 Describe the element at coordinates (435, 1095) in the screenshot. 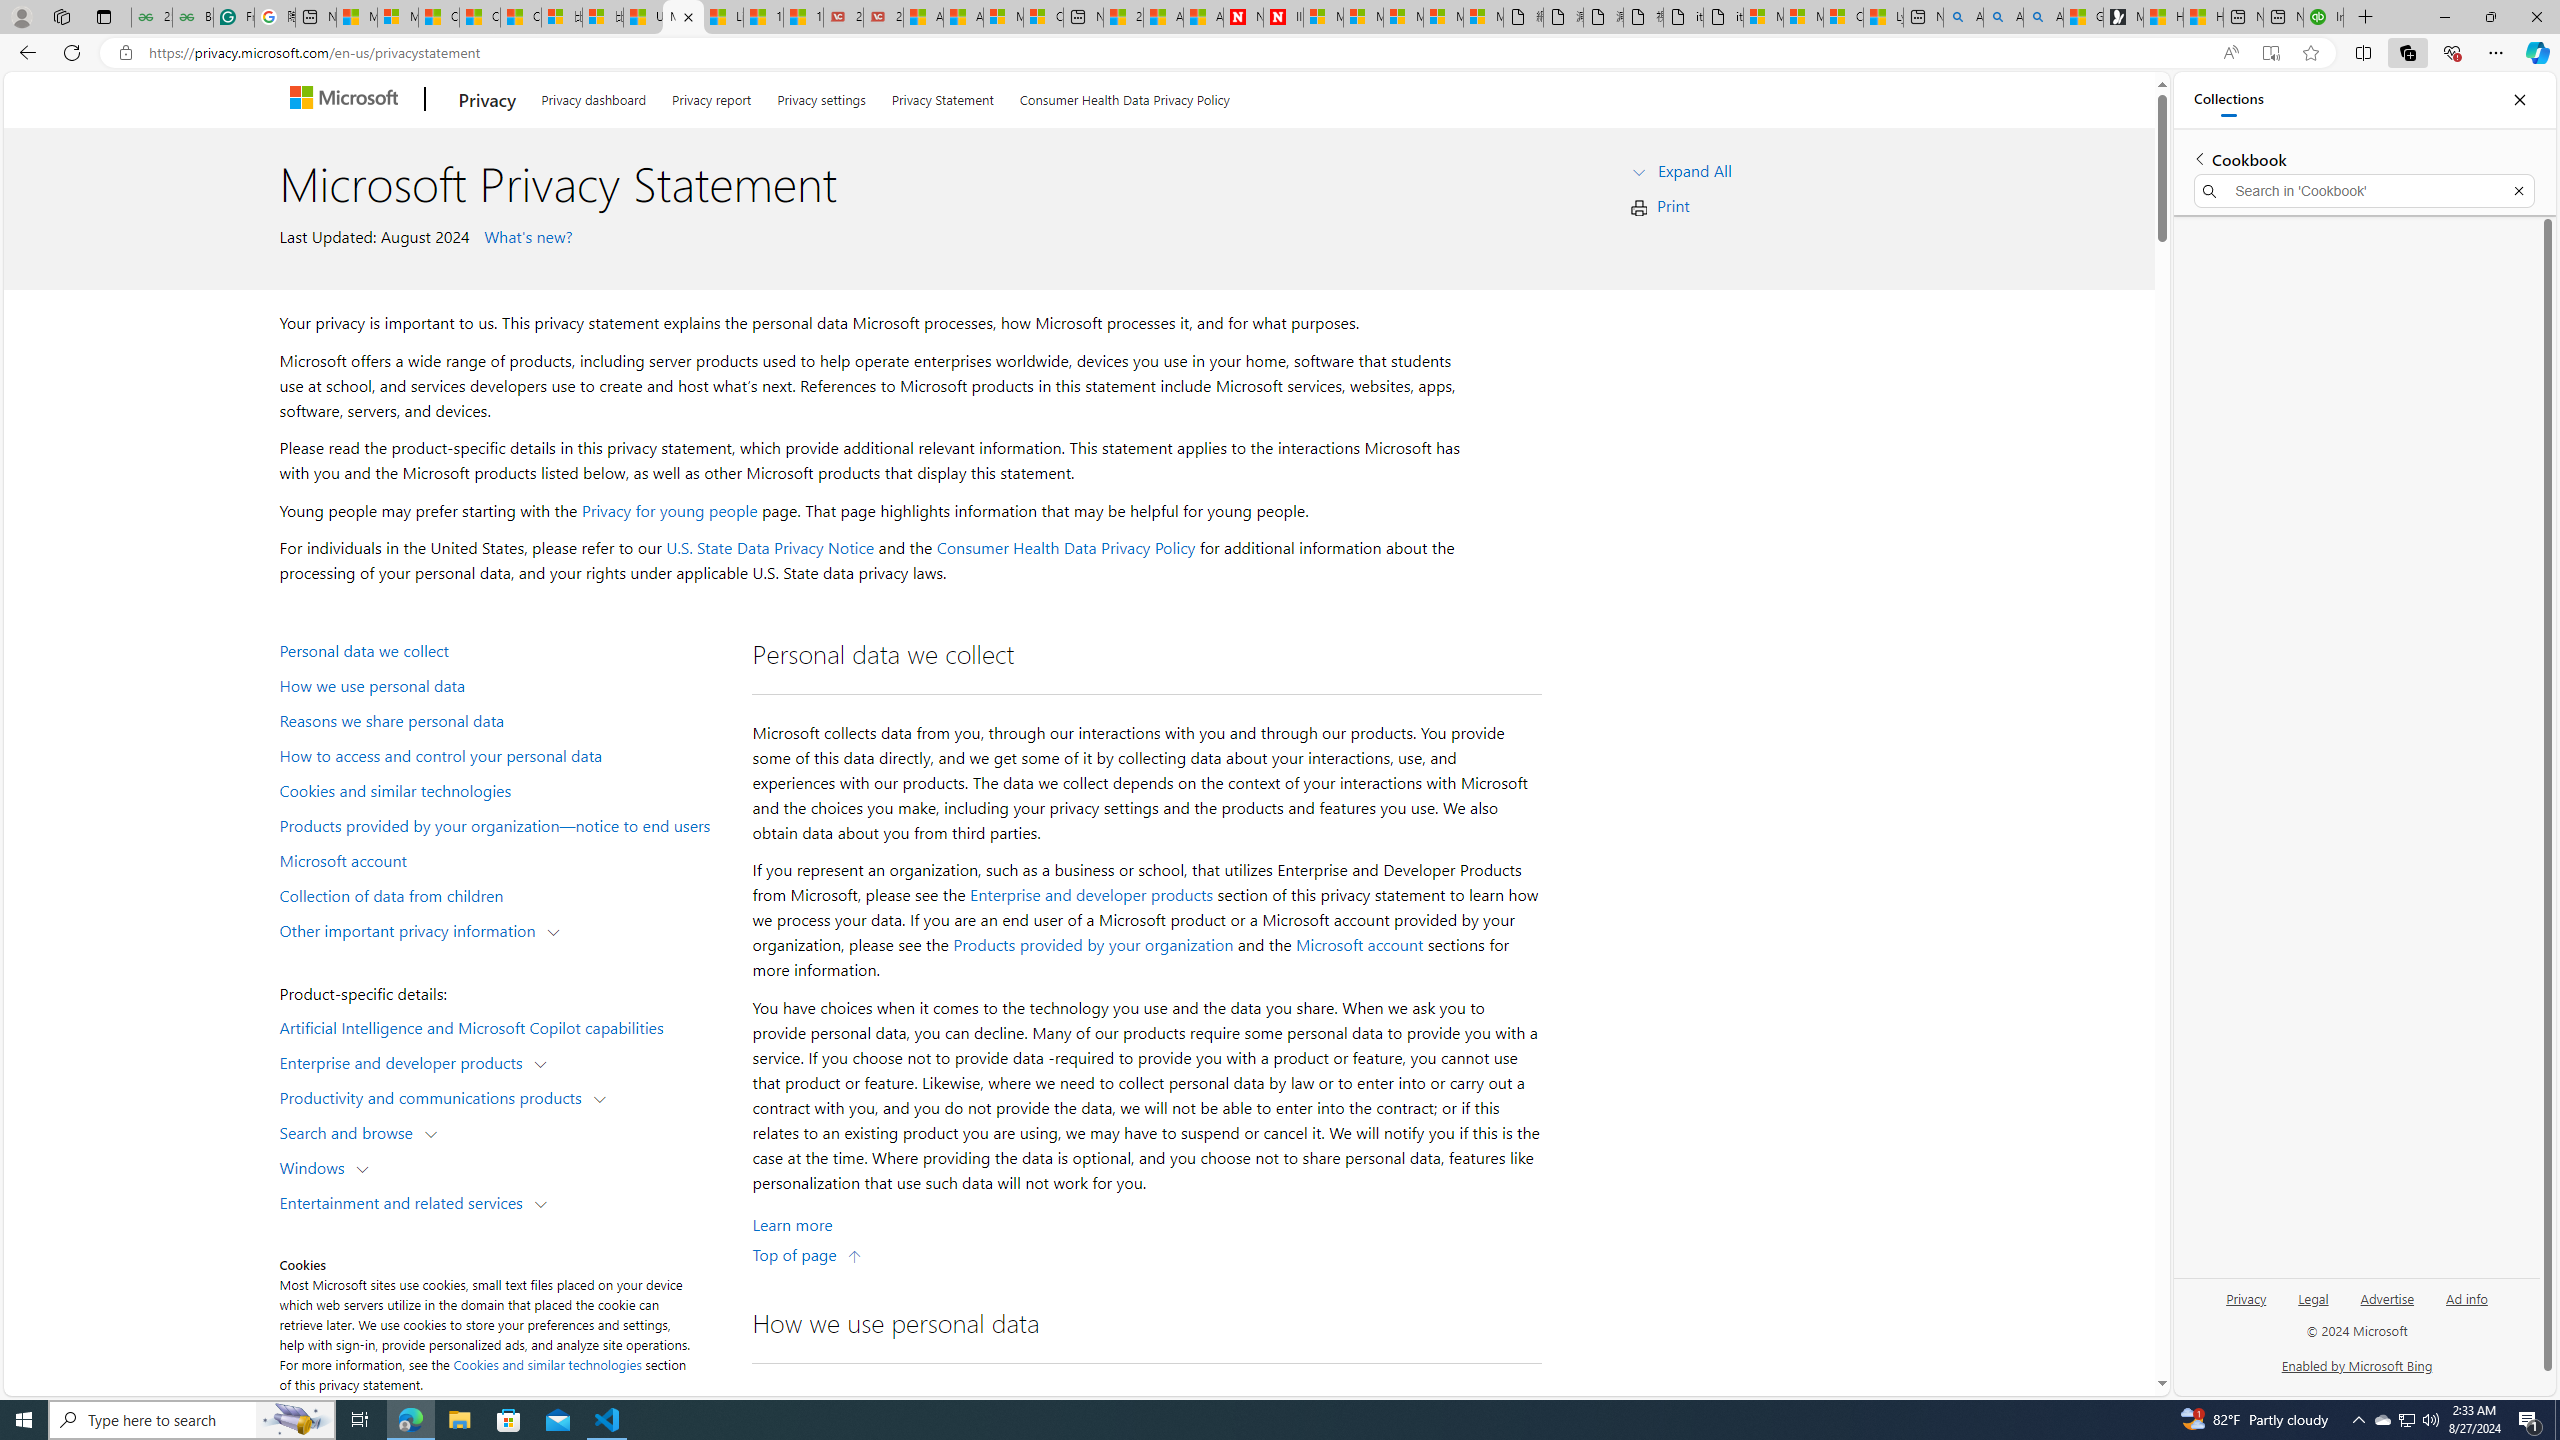

I see `'Productivity and communications products'` at that location.